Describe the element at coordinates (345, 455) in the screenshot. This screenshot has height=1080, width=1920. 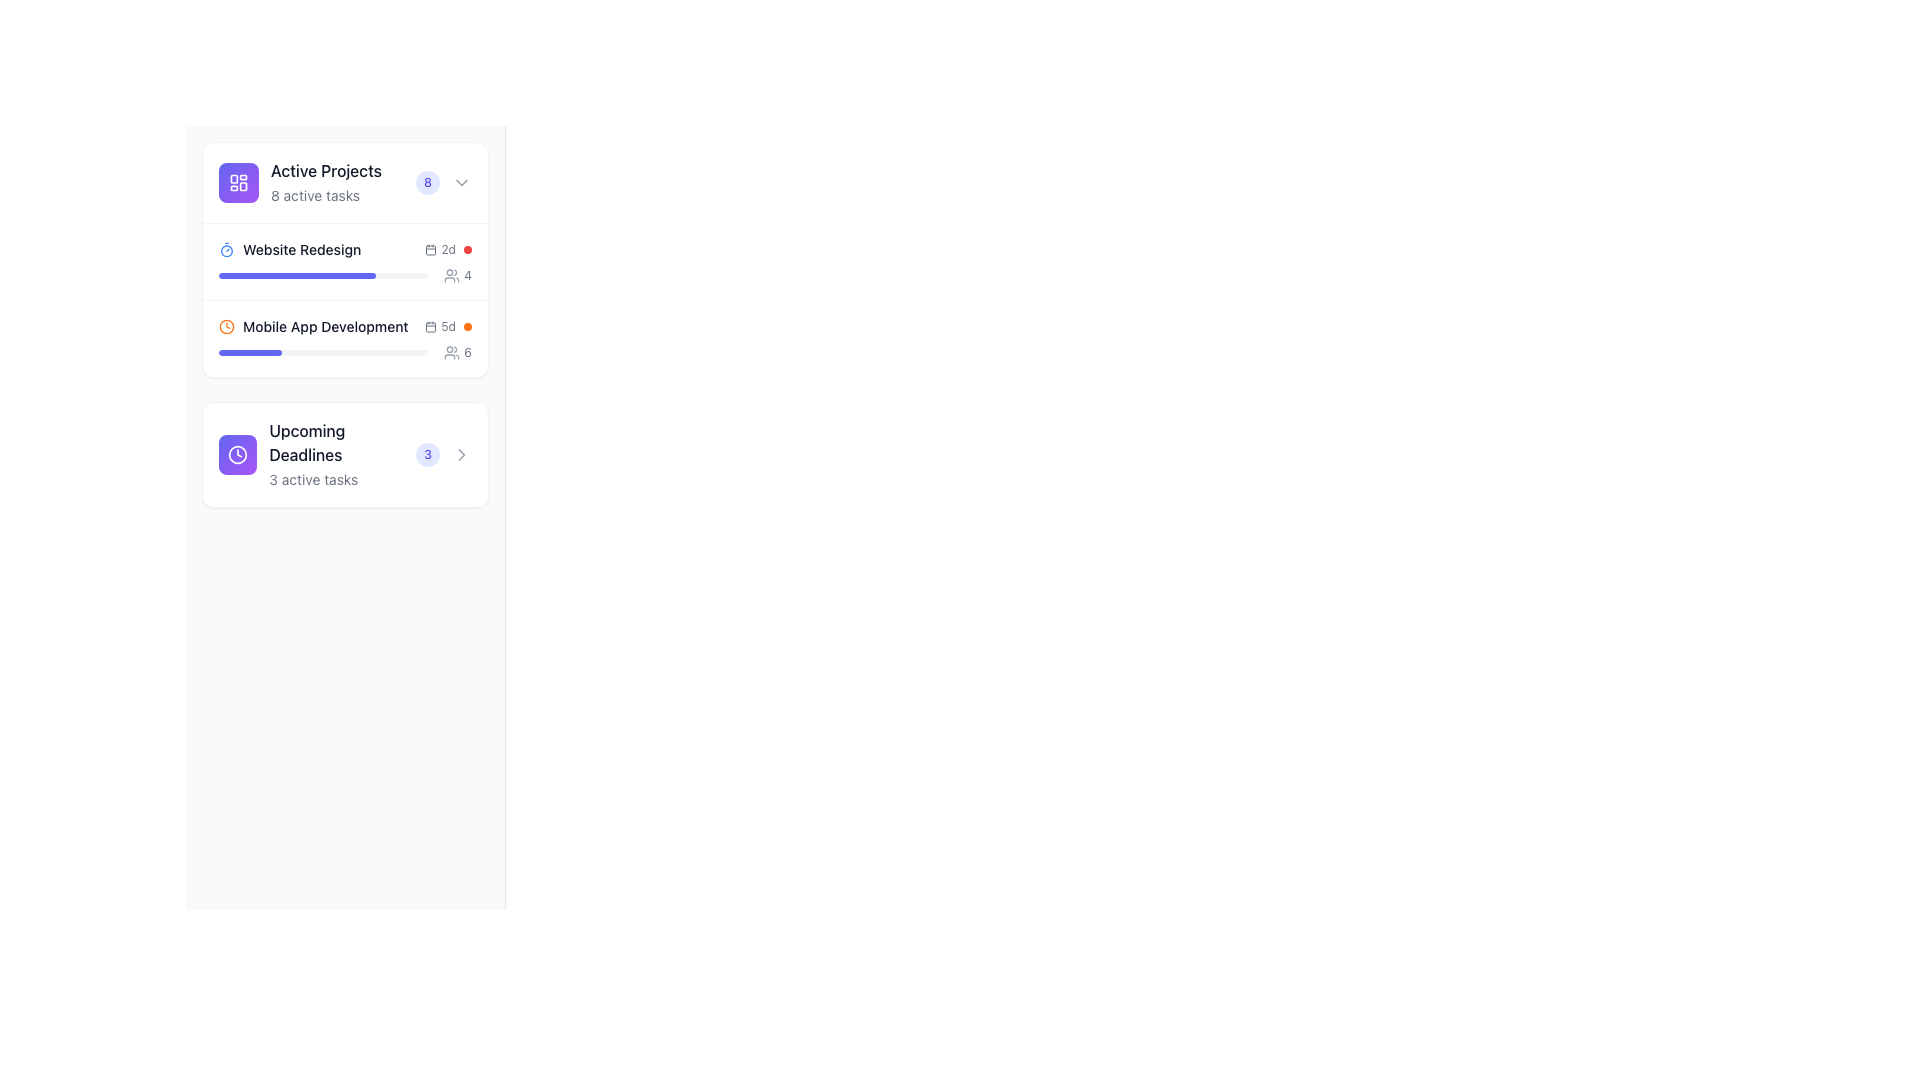
I see `the 'Upcoming Deadlines' Overview card, which is the last task card in the list of 'Active Projects'` at that location.